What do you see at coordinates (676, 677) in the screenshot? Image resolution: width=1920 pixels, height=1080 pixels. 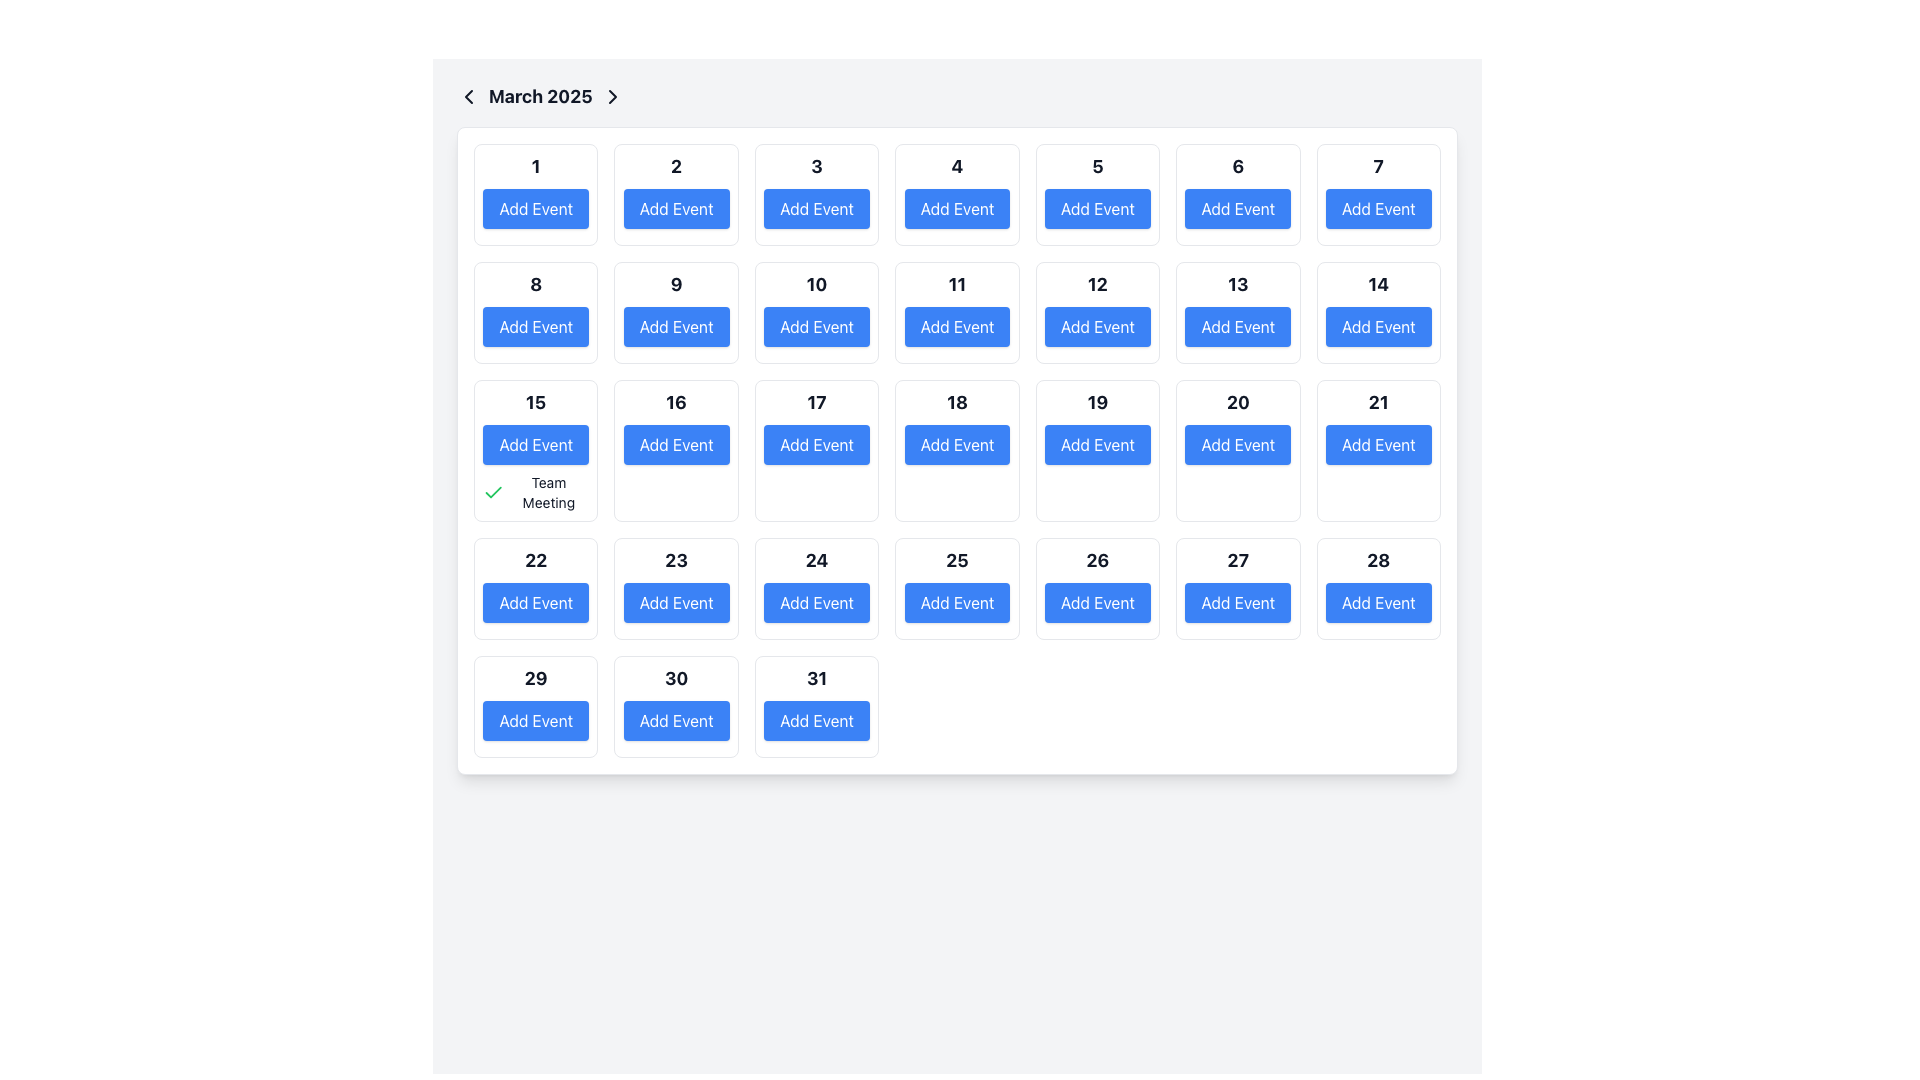 I see `the bold, large-sized text displaying the numeral '30' which is positioned at the top of a calendar-style date box` at bounding box center [676, 677].